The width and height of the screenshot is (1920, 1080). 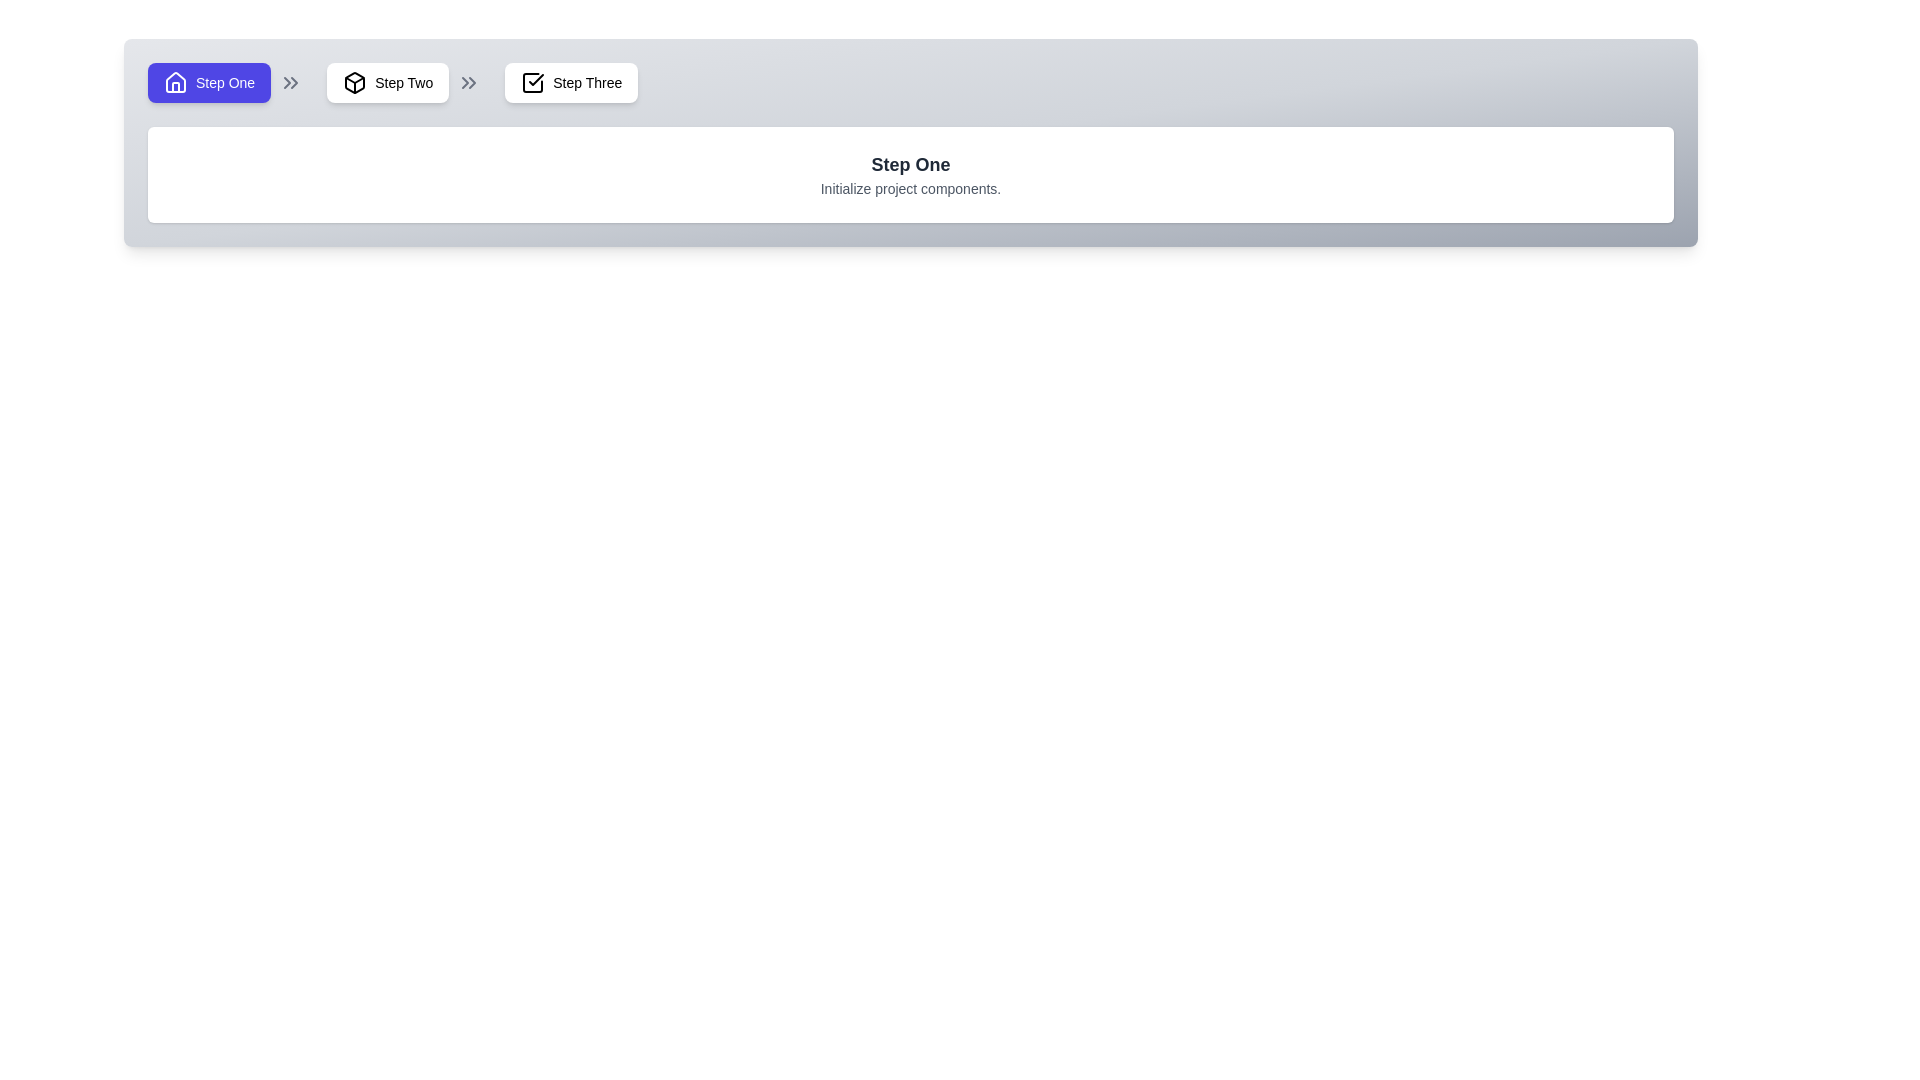 What do you see at coordinates (293, 82) in the screenshot?
I see `the second chevron-style rightward arrow in the top navigation bar to possibly trigger navigation or an action` at bounding box center [293, 82].